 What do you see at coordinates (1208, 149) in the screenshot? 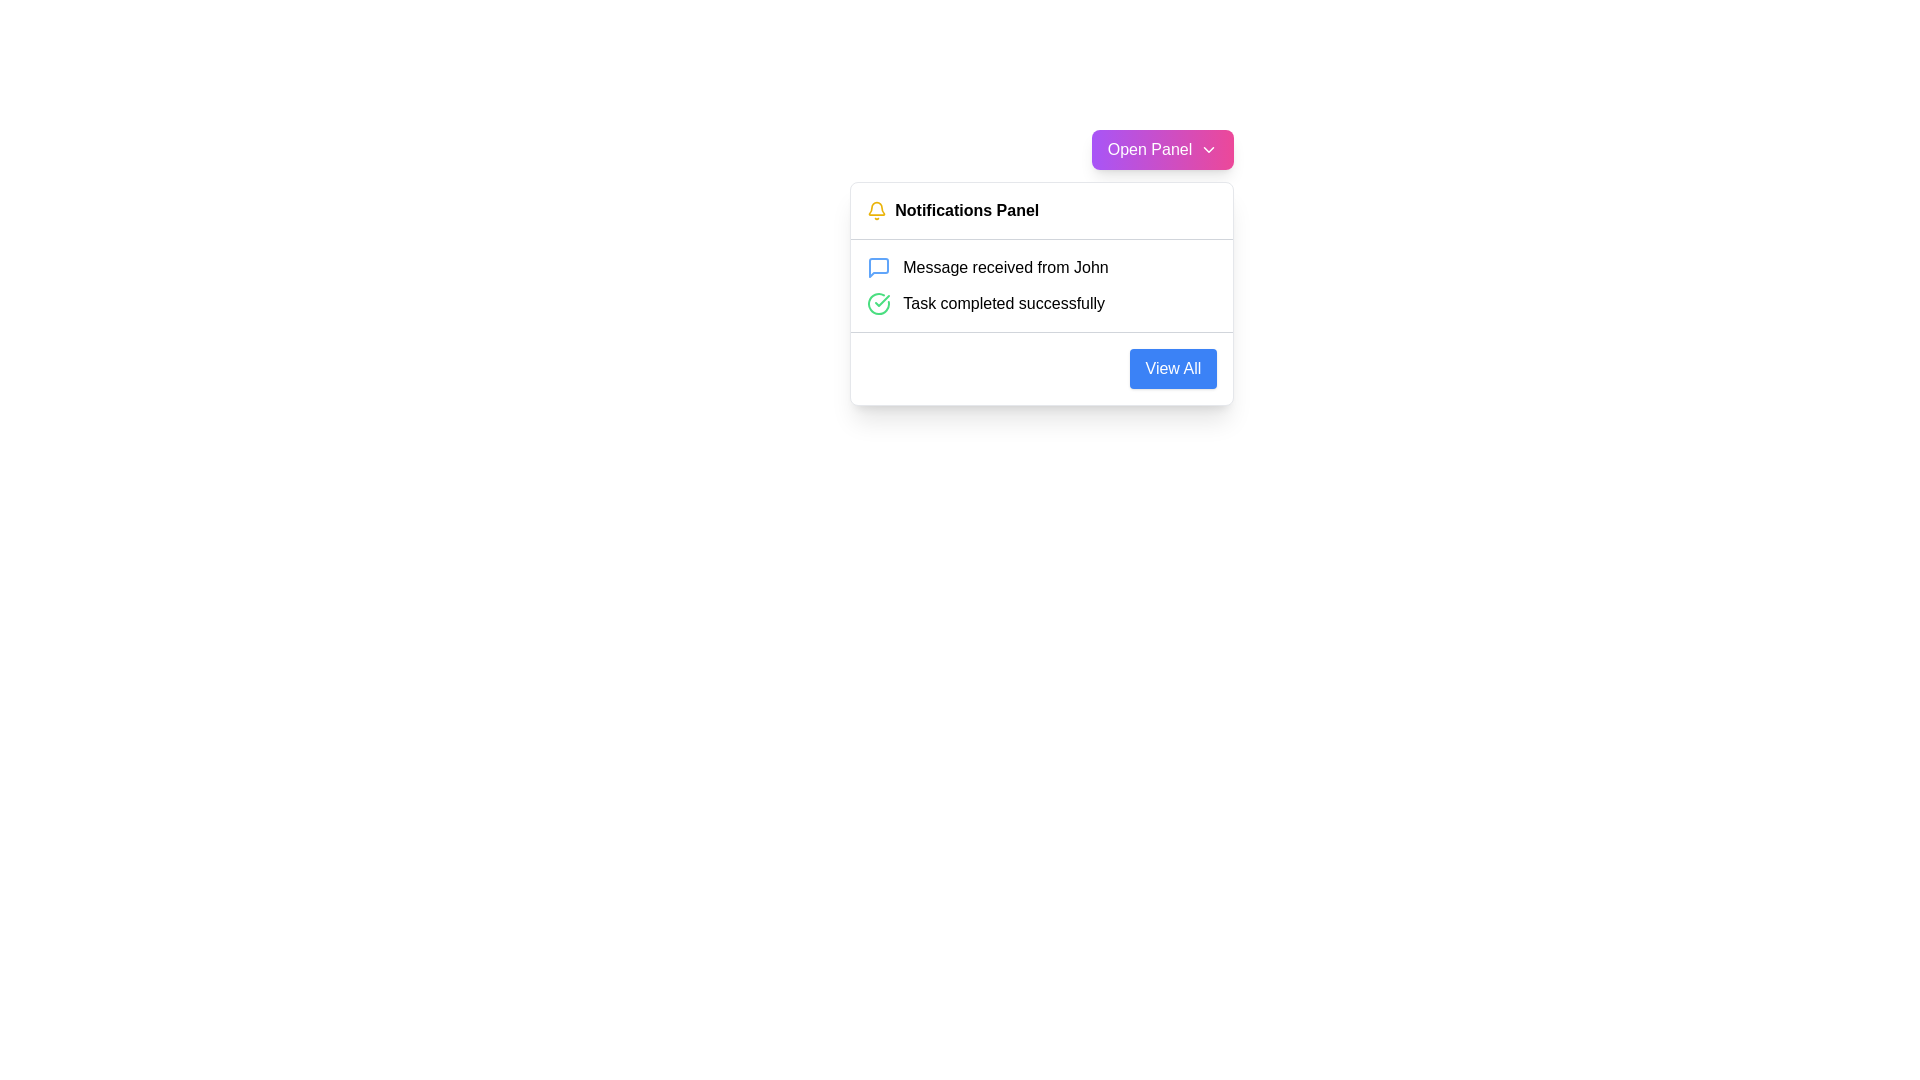
I see `the downwards-pointing chevron icon located inside the 'Open Panel' button` at bounding box center [1208, 149].